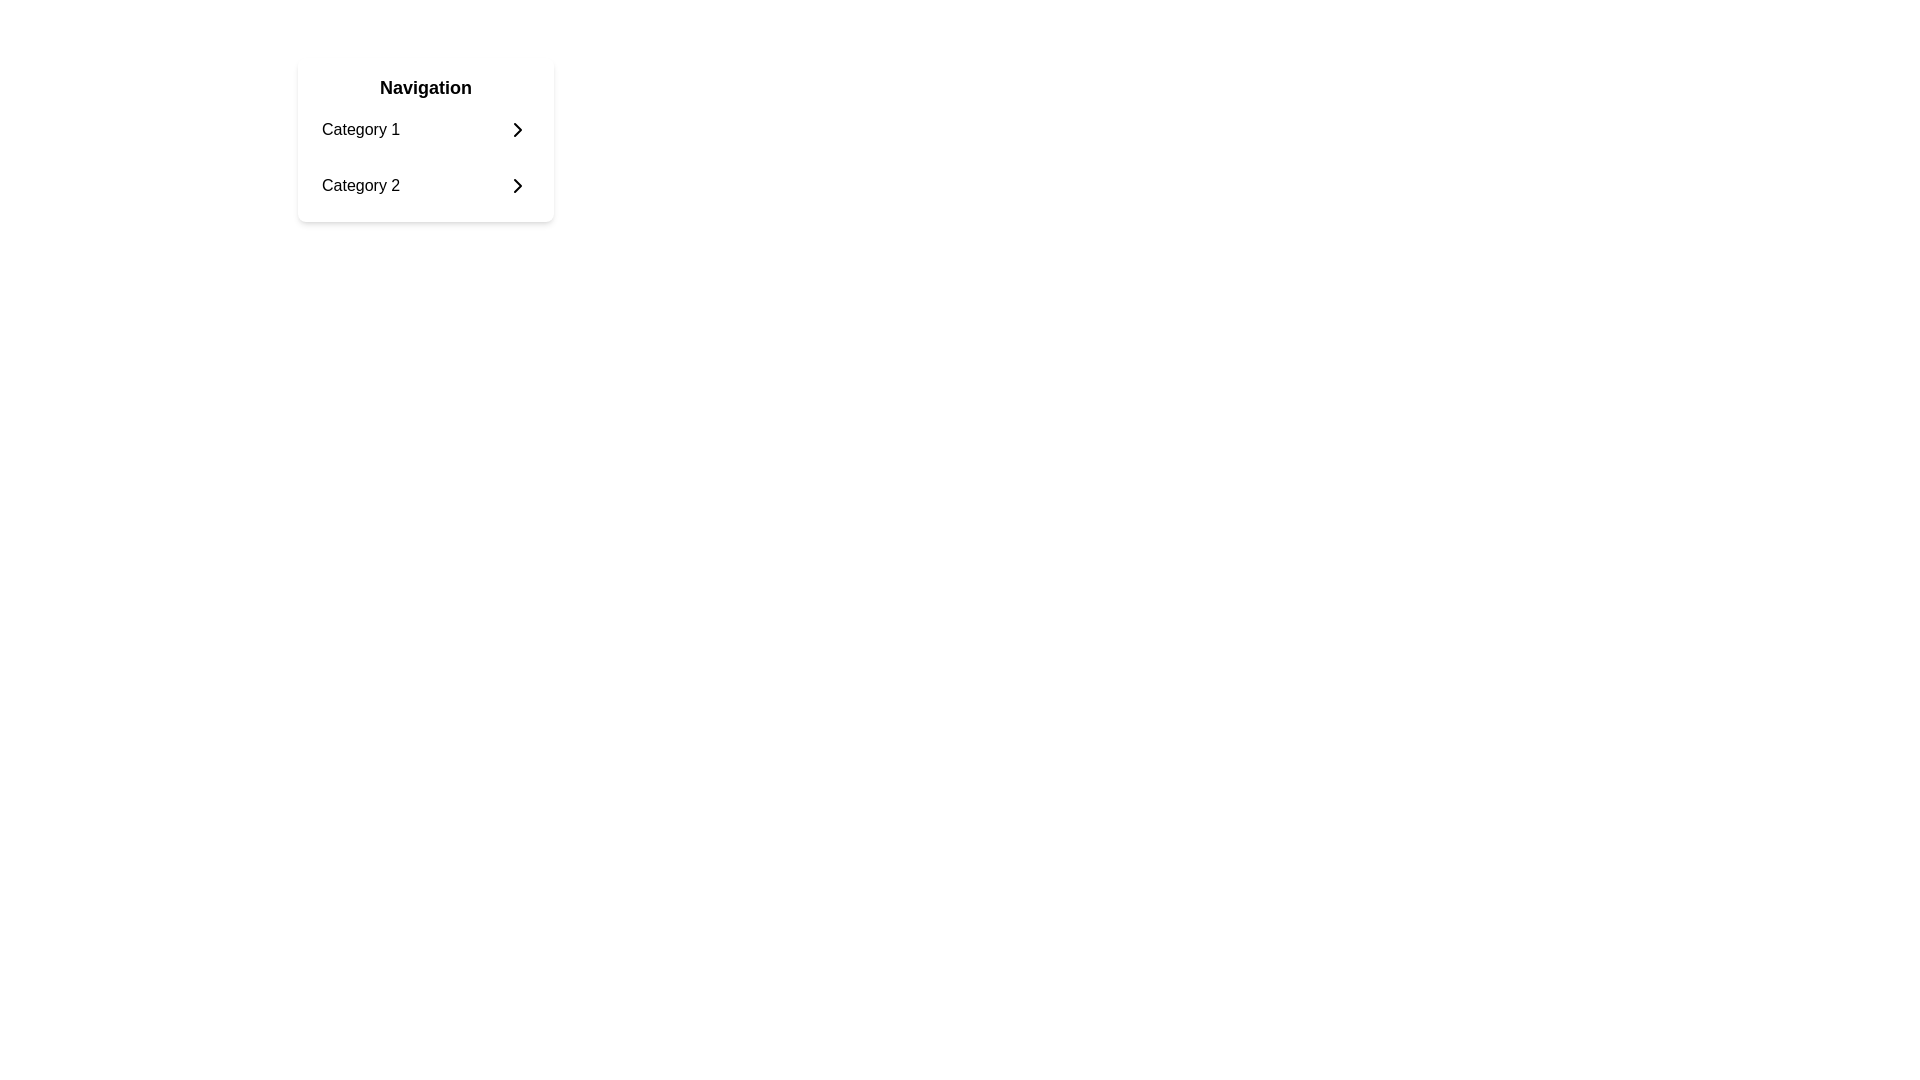 This screenshot has width=1920, height=1080. Describe the element at coordinates (518, 185) in the screenshot. I see `the 'Chevron Right' icon next to 'Category 2'` at that location.